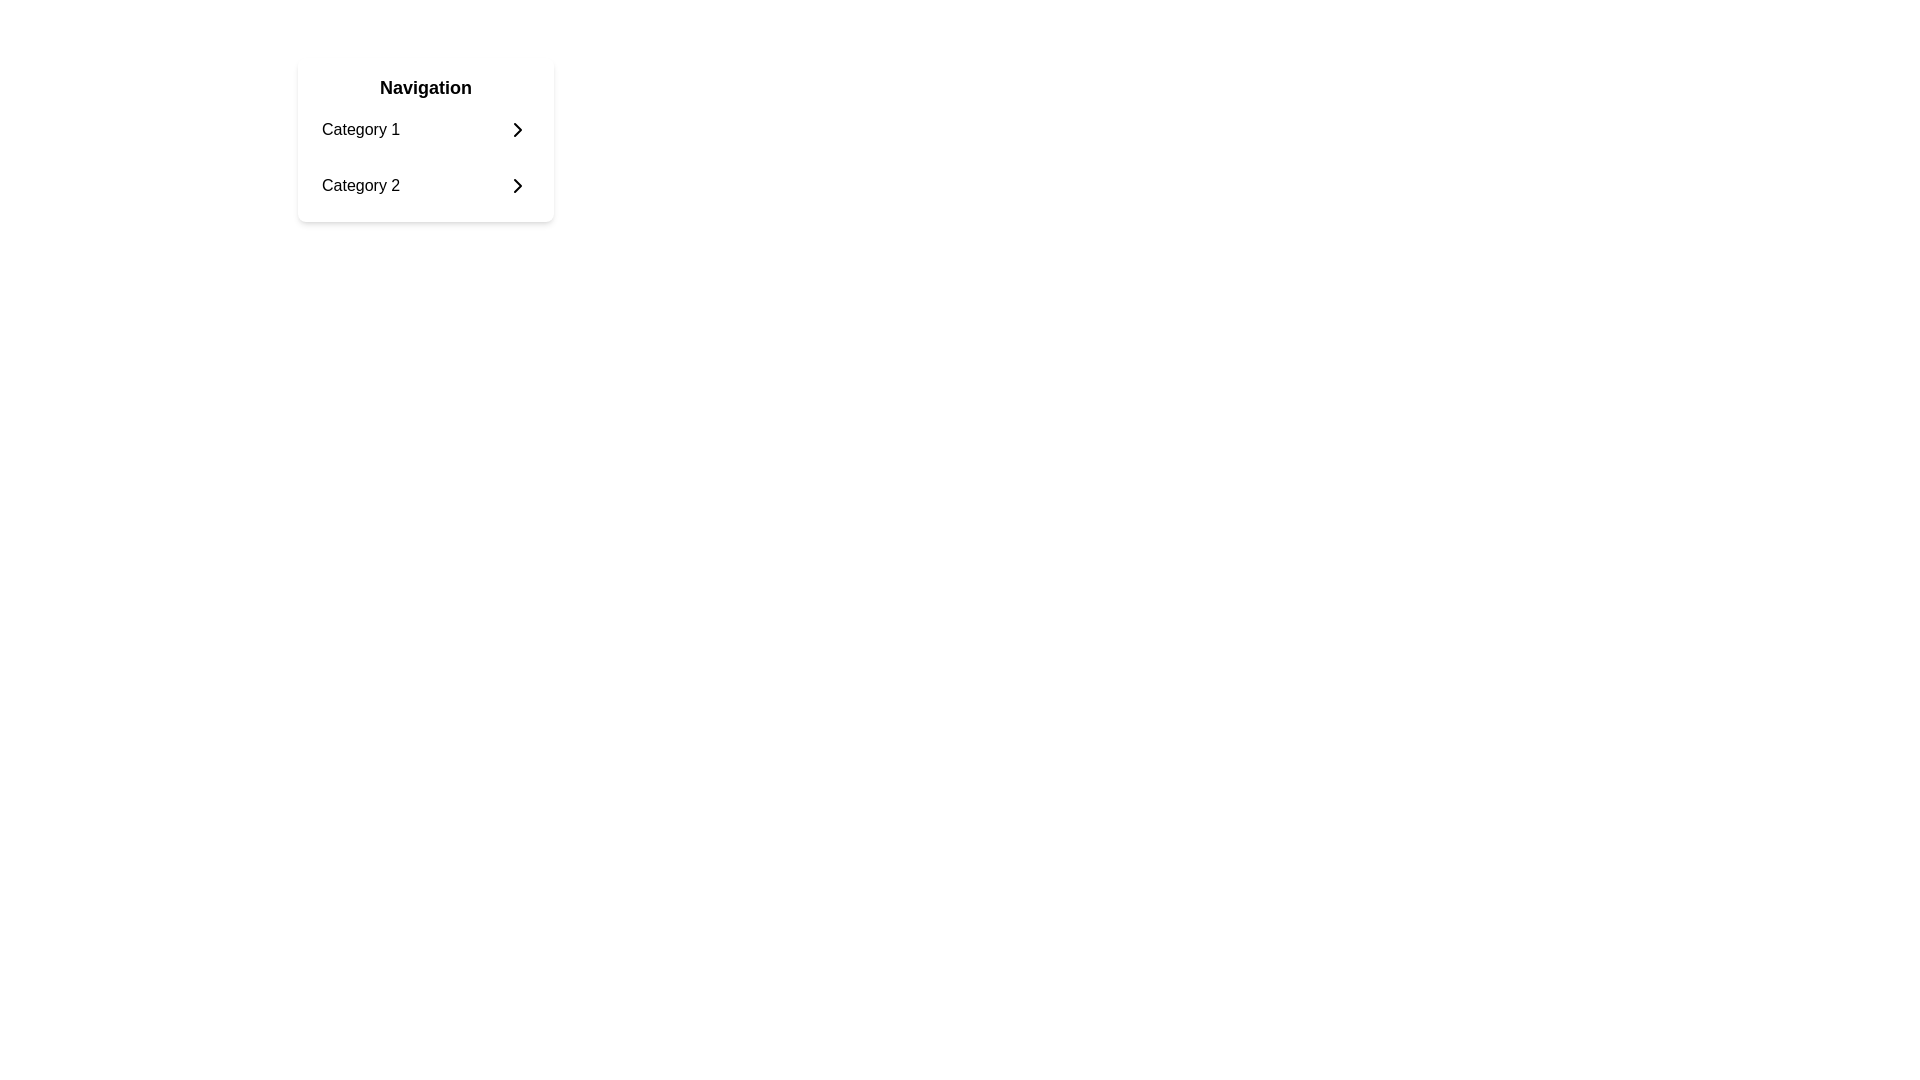 This screenshot has width=1920, height=1080. Describe the element at coordinates (518, 185) in the screenshot. I see `the 'Chevron Right' icon next to 'Category 2'` at that location.